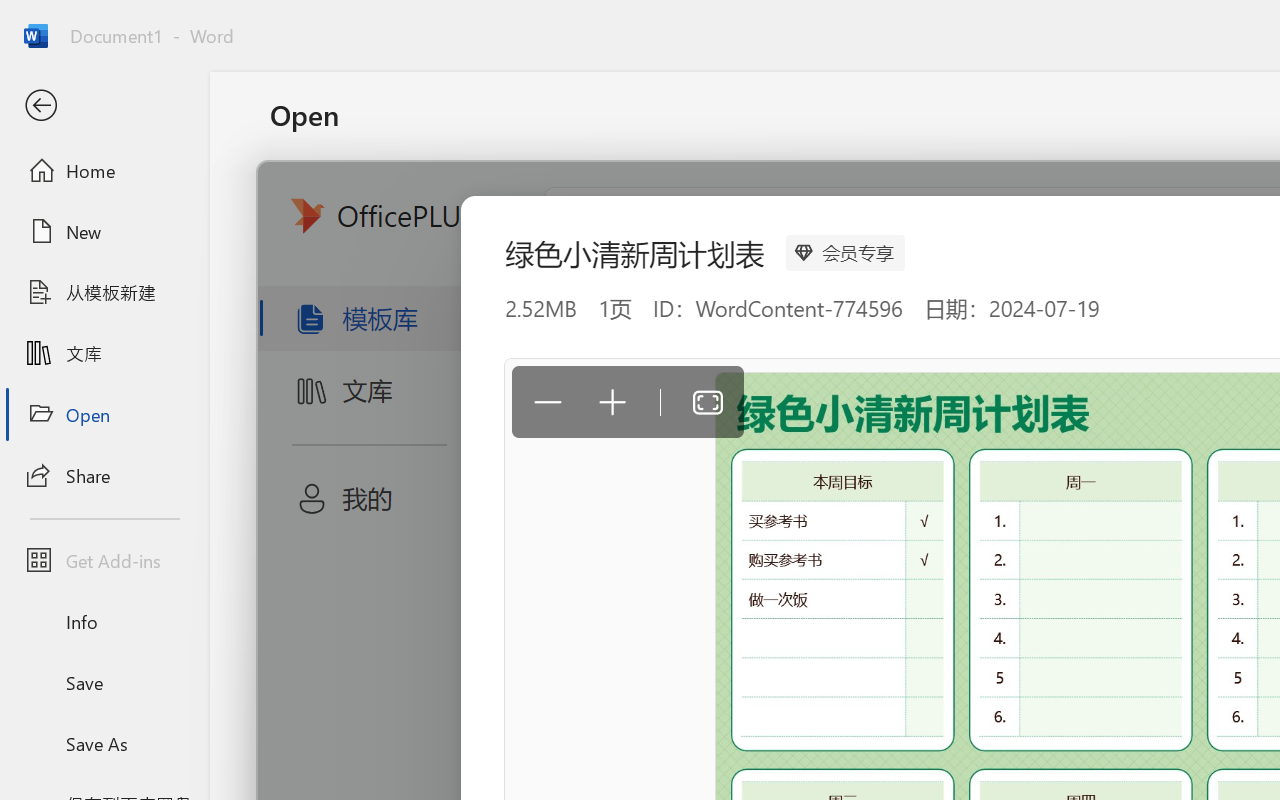  I want to click on 'New', so click(103, 231).